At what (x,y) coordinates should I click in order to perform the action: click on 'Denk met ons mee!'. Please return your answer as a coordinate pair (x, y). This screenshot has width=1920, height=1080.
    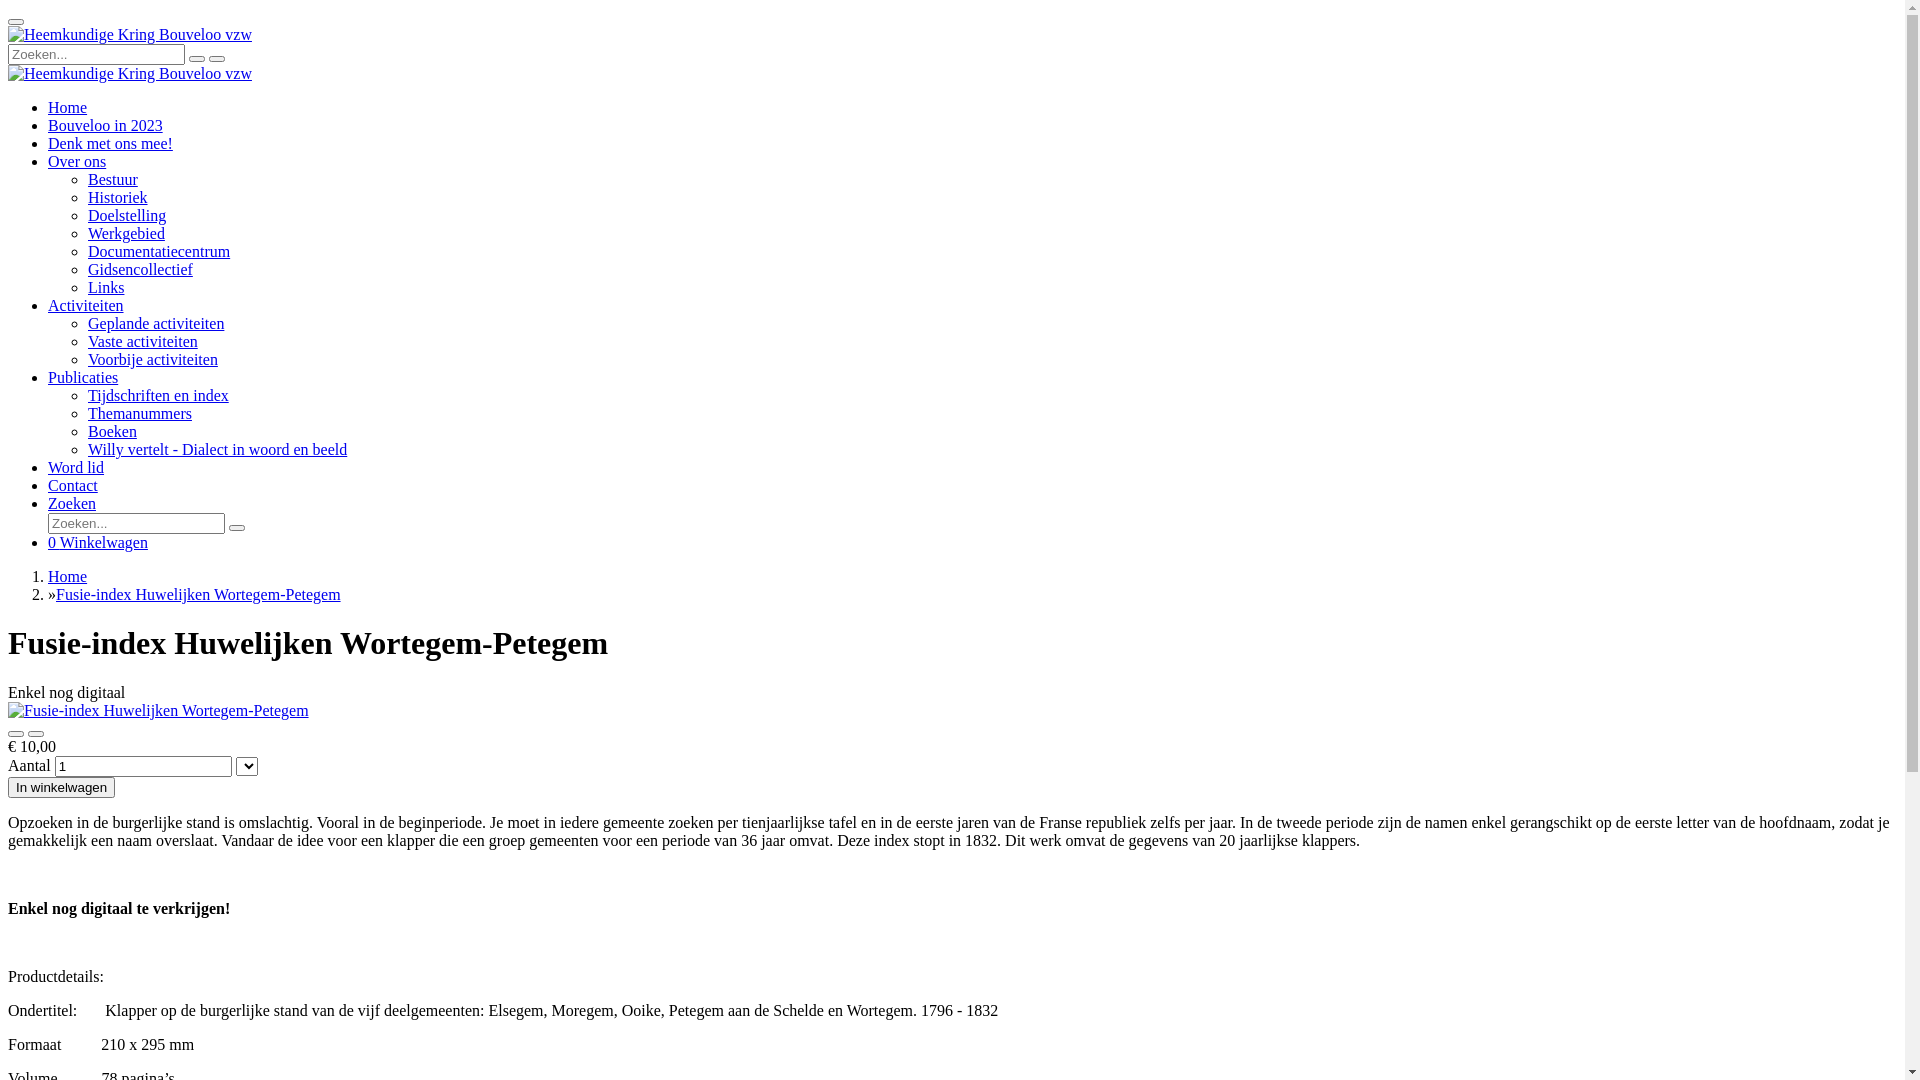
    Looking at the image, I should click on (109, 142).